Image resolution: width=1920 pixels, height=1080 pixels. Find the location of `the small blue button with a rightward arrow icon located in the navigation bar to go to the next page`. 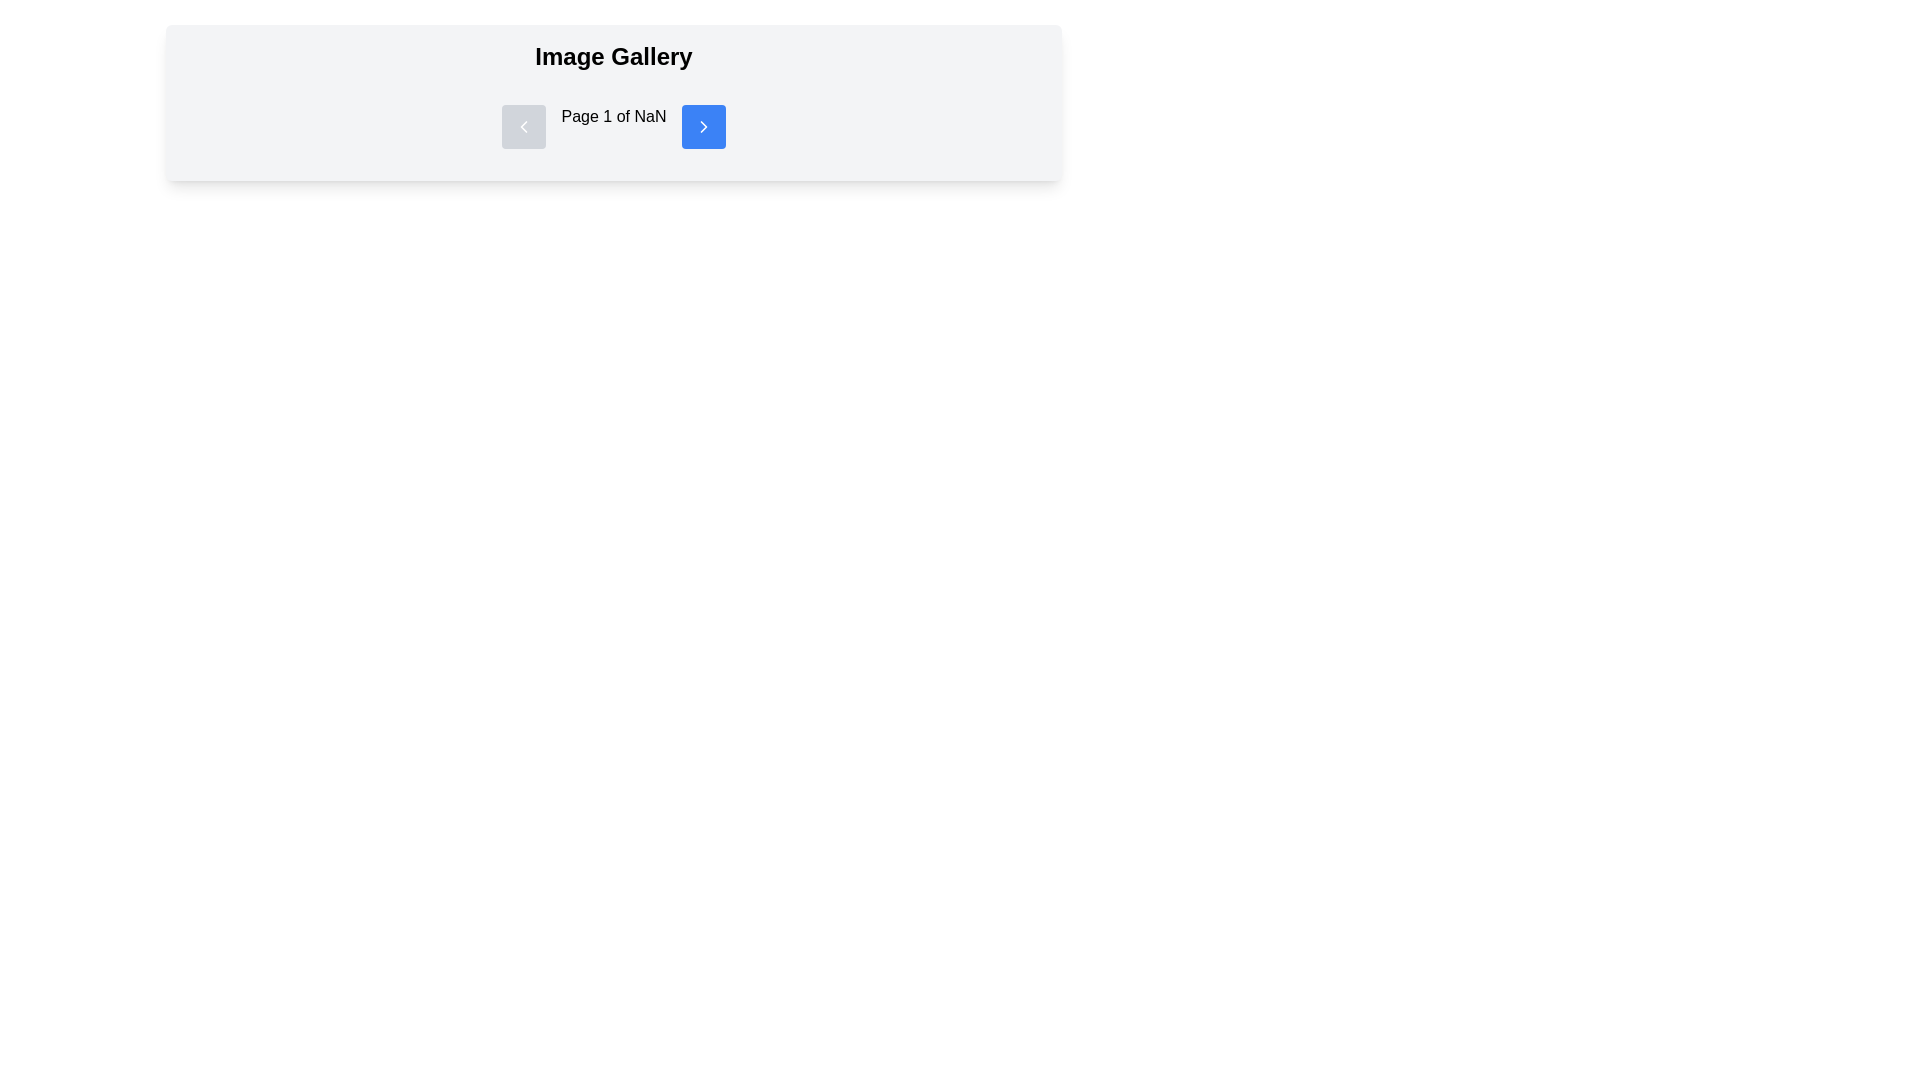

the small blue button with a rightward arrow icon located in the navigation bar to go to the next page is located at coordinates (704, 127).